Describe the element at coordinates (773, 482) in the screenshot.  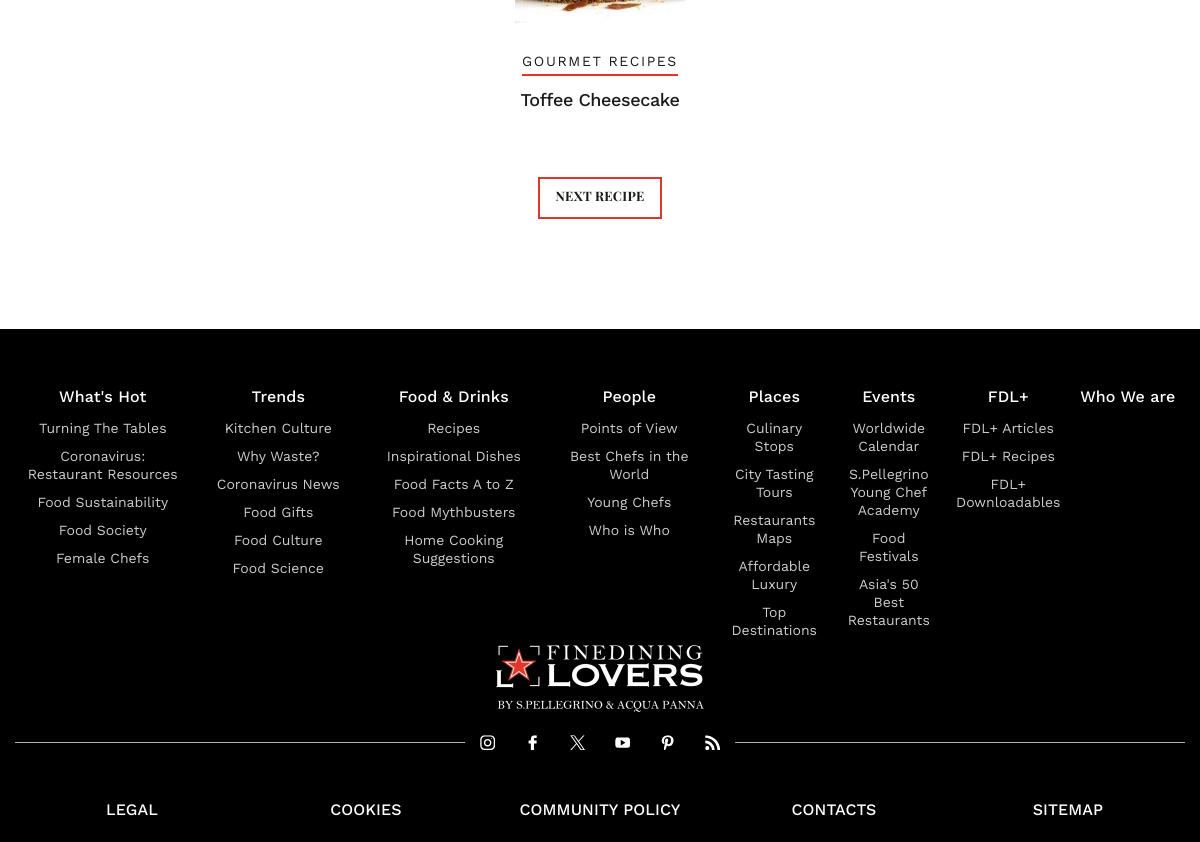
I see `'City Tasting Tours'` at that location.